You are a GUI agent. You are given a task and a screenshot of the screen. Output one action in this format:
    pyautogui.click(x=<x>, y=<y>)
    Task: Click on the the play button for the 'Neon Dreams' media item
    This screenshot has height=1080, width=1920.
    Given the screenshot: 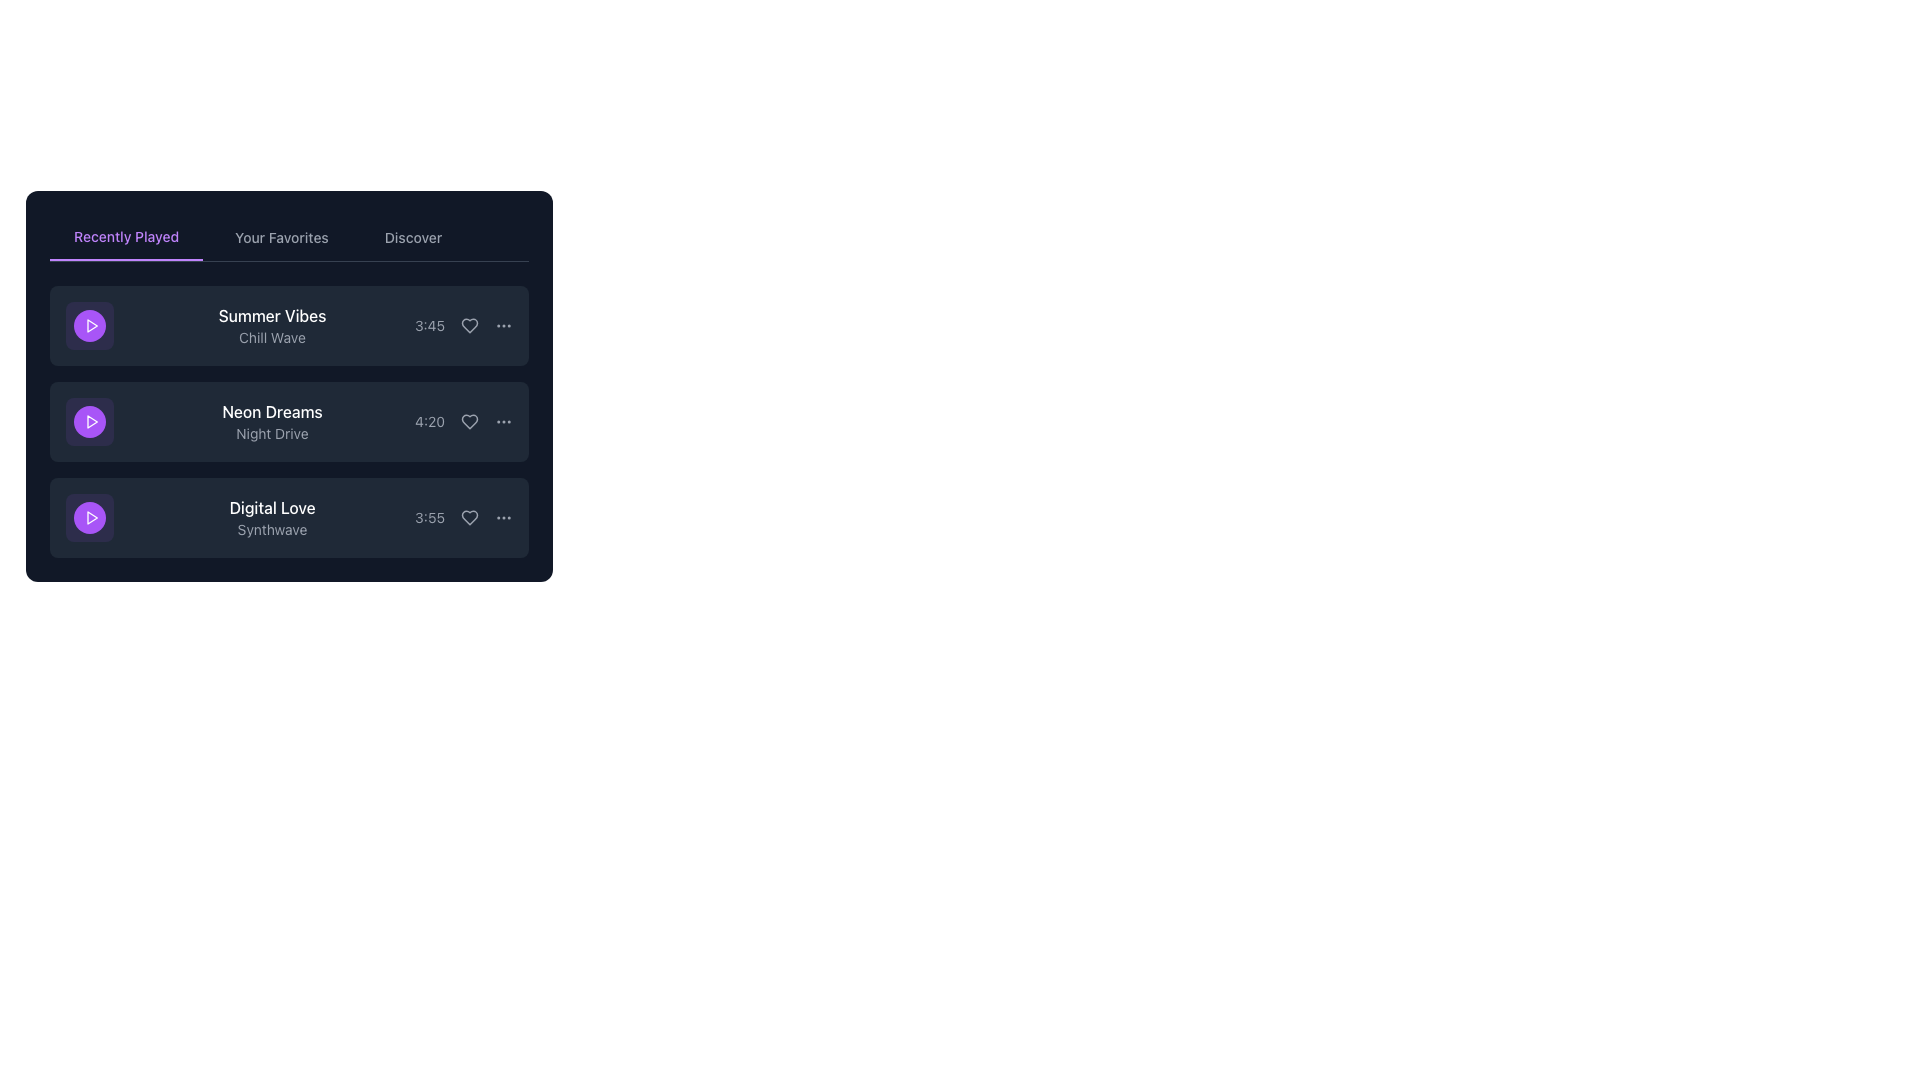 What is the action you would take?
    pyautogui.click(x=89, y=420)
    